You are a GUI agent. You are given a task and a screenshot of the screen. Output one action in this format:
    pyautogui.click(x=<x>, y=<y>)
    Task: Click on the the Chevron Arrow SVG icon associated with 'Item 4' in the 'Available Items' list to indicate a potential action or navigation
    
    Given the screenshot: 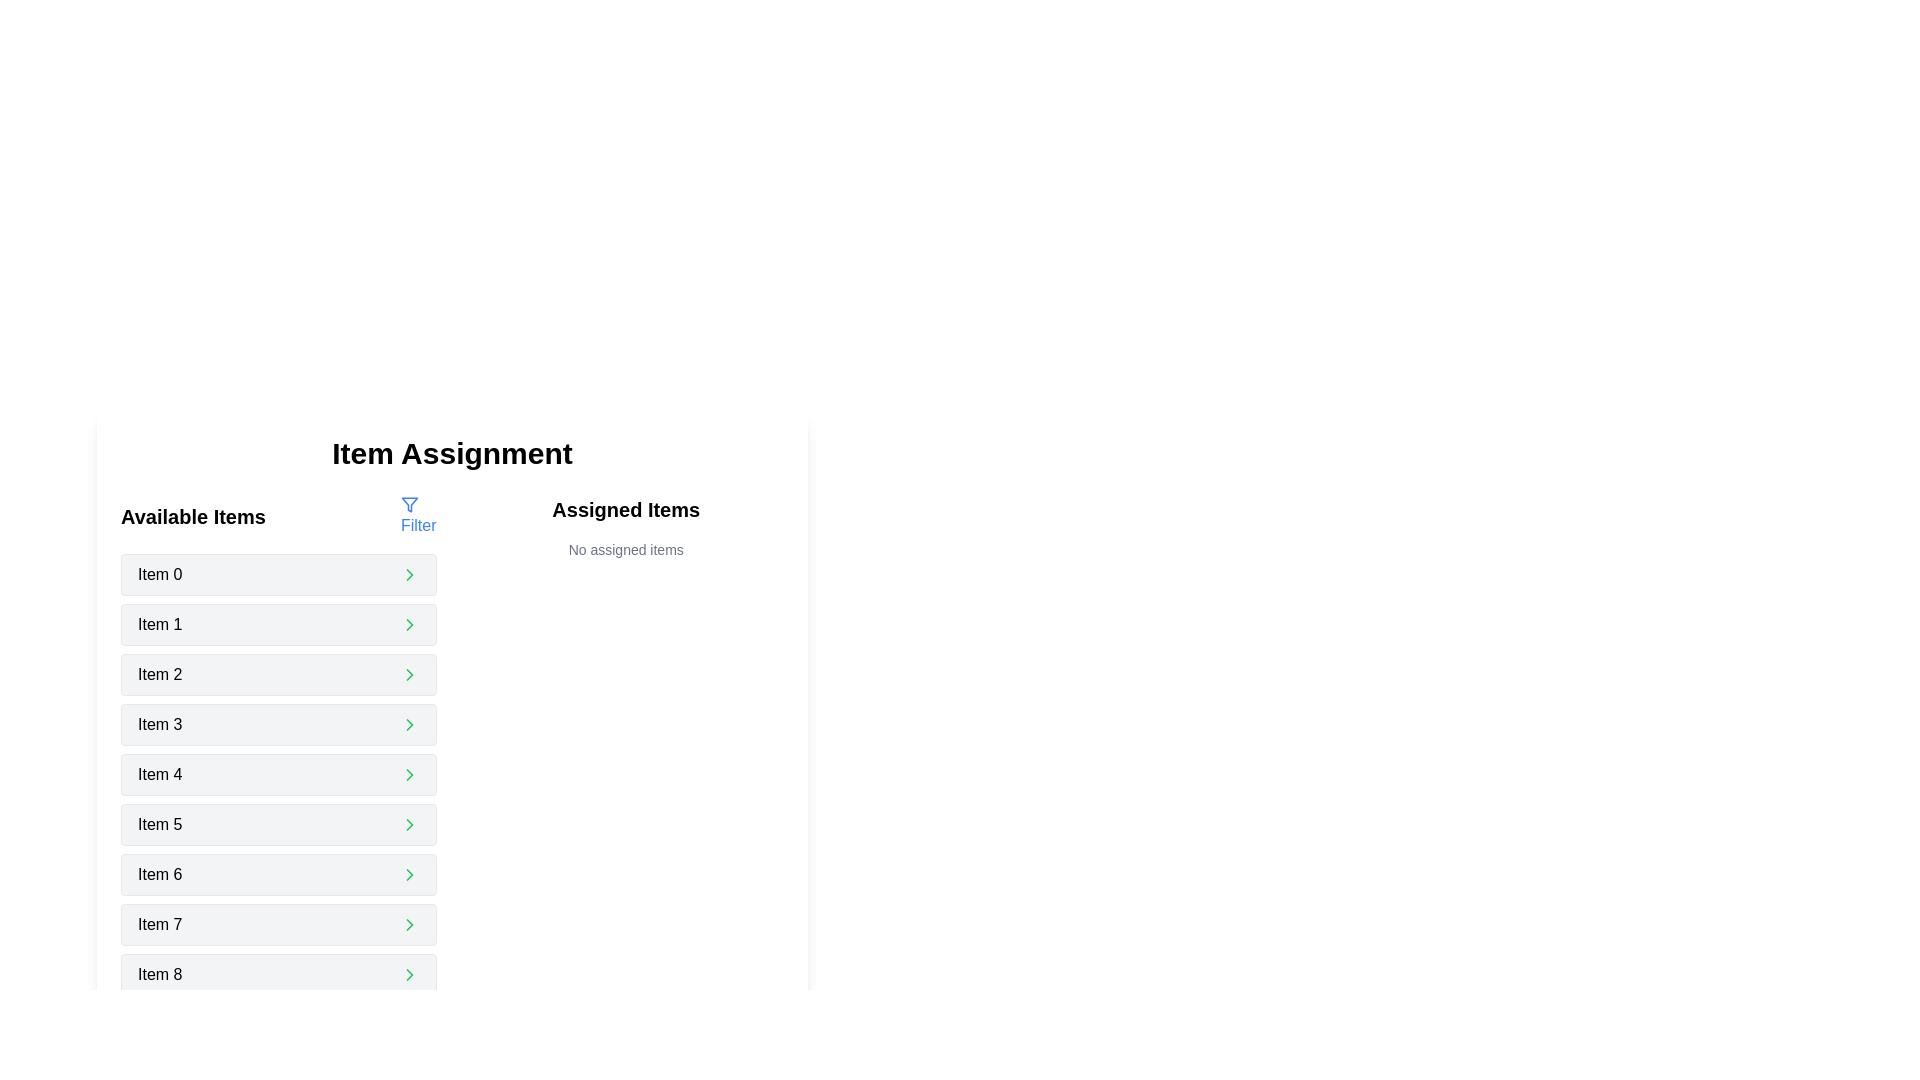 What is the action you would take?
    pyautogui.click(x=408, y=774)
    